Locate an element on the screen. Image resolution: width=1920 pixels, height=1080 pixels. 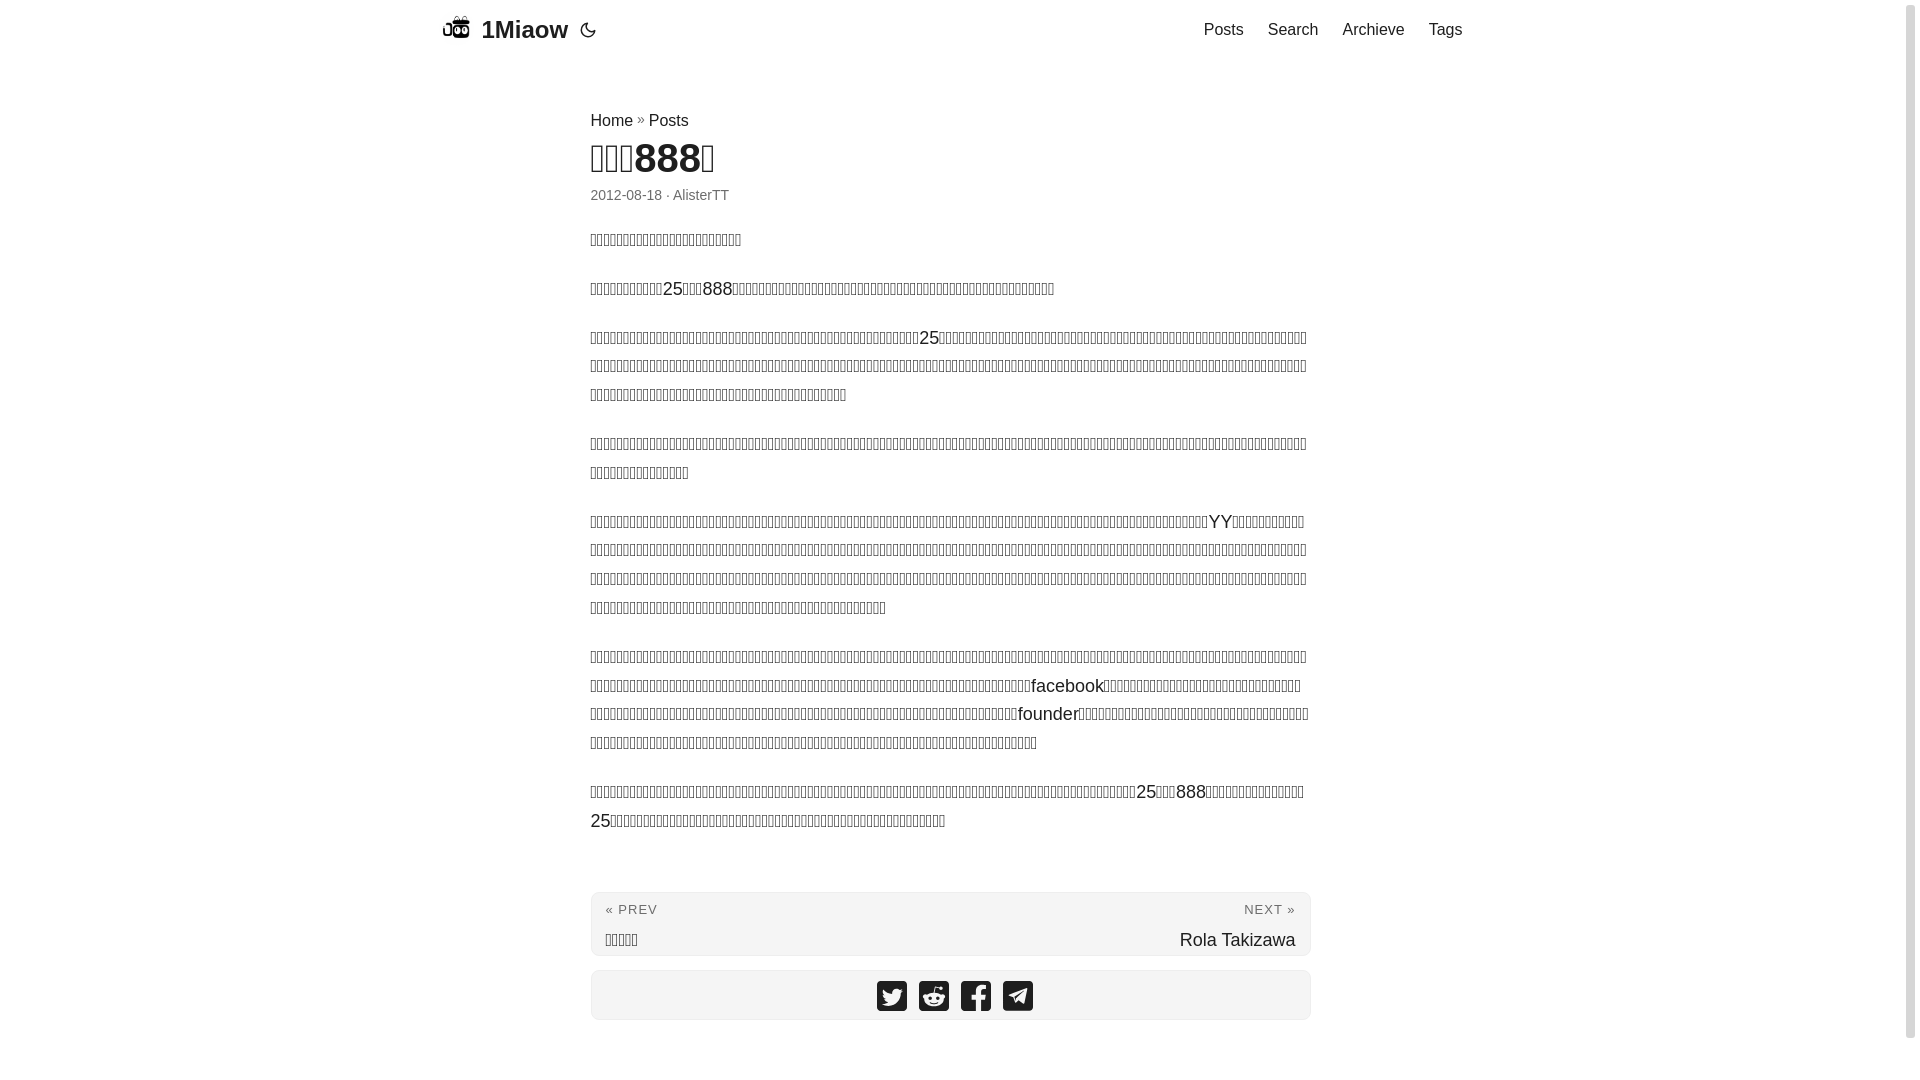
'Archieve' is located at coordinates (1342, 30).